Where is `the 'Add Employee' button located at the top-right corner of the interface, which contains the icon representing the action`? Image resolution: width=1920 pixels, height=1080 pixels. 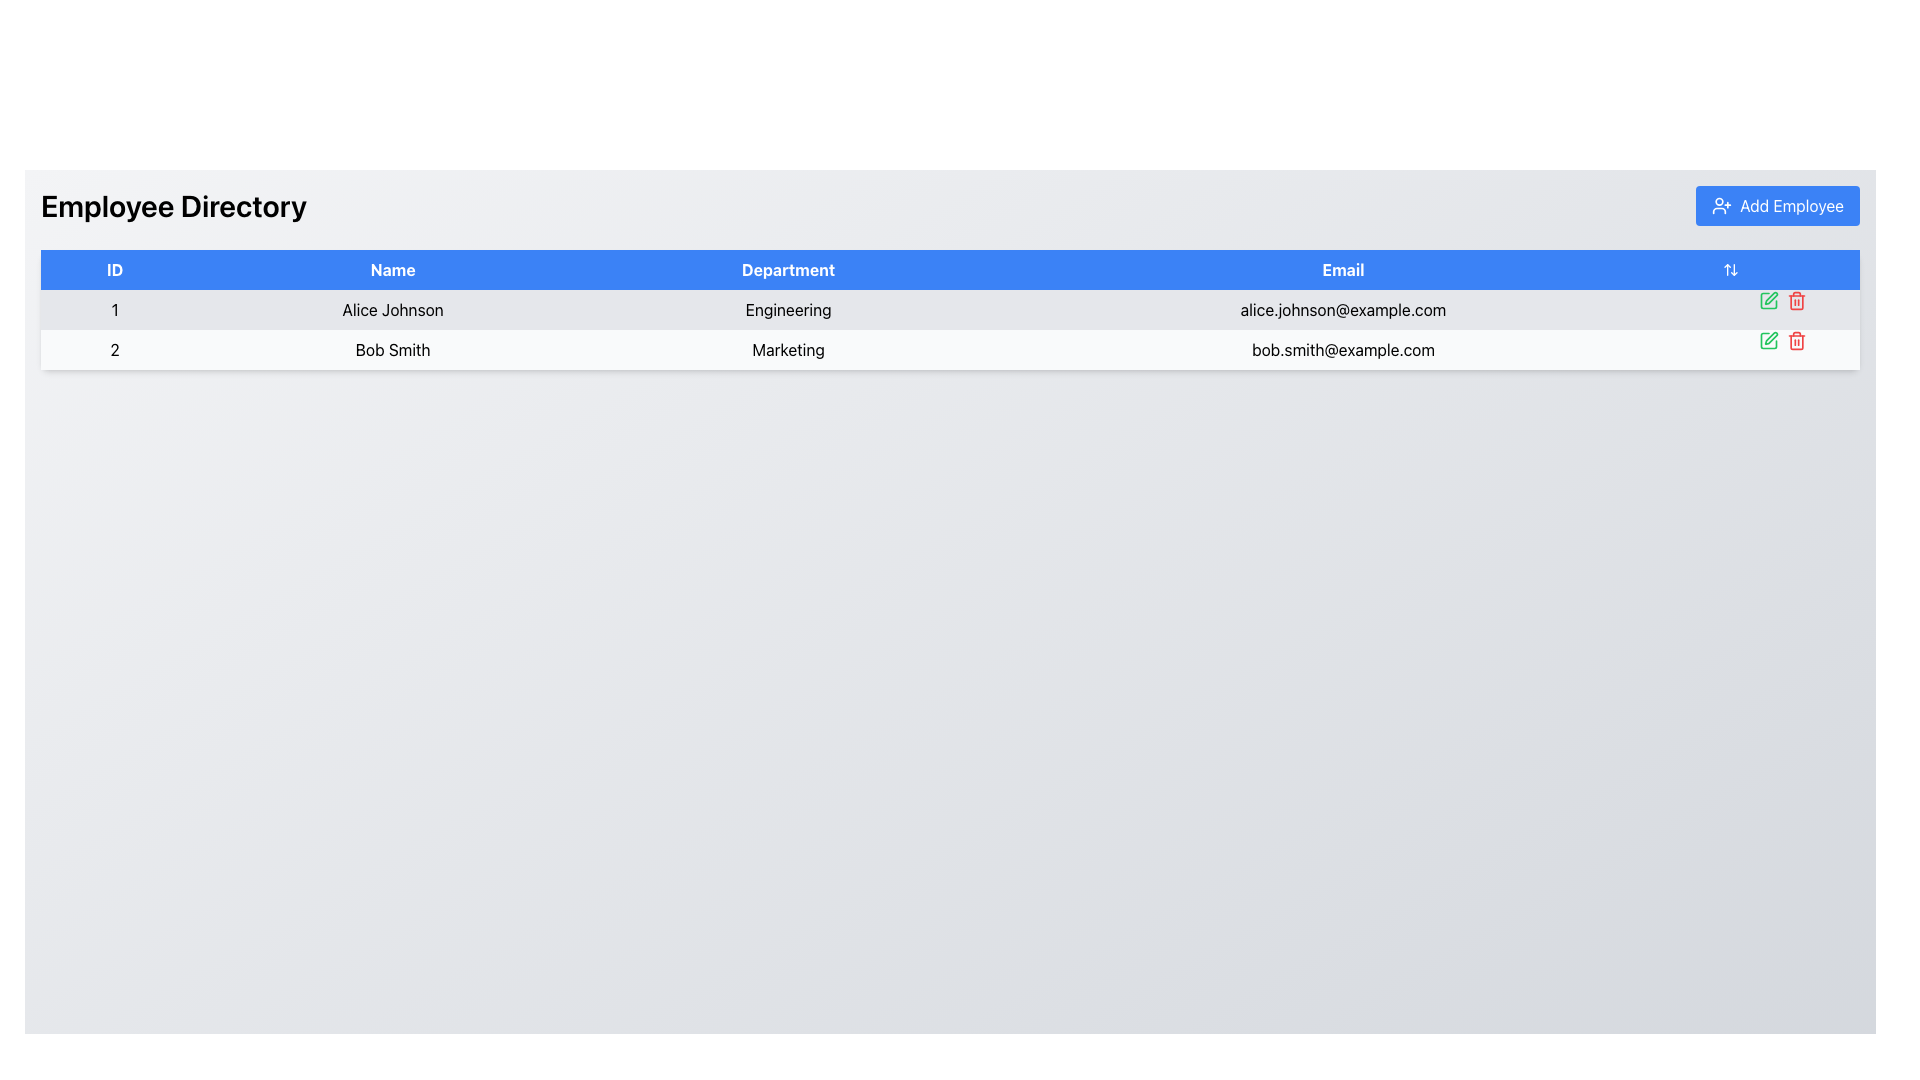
the 'Add Employee' button located at the top-right corner of the interface, which contains the icon representing the action is located at coordinates (1721, 205).